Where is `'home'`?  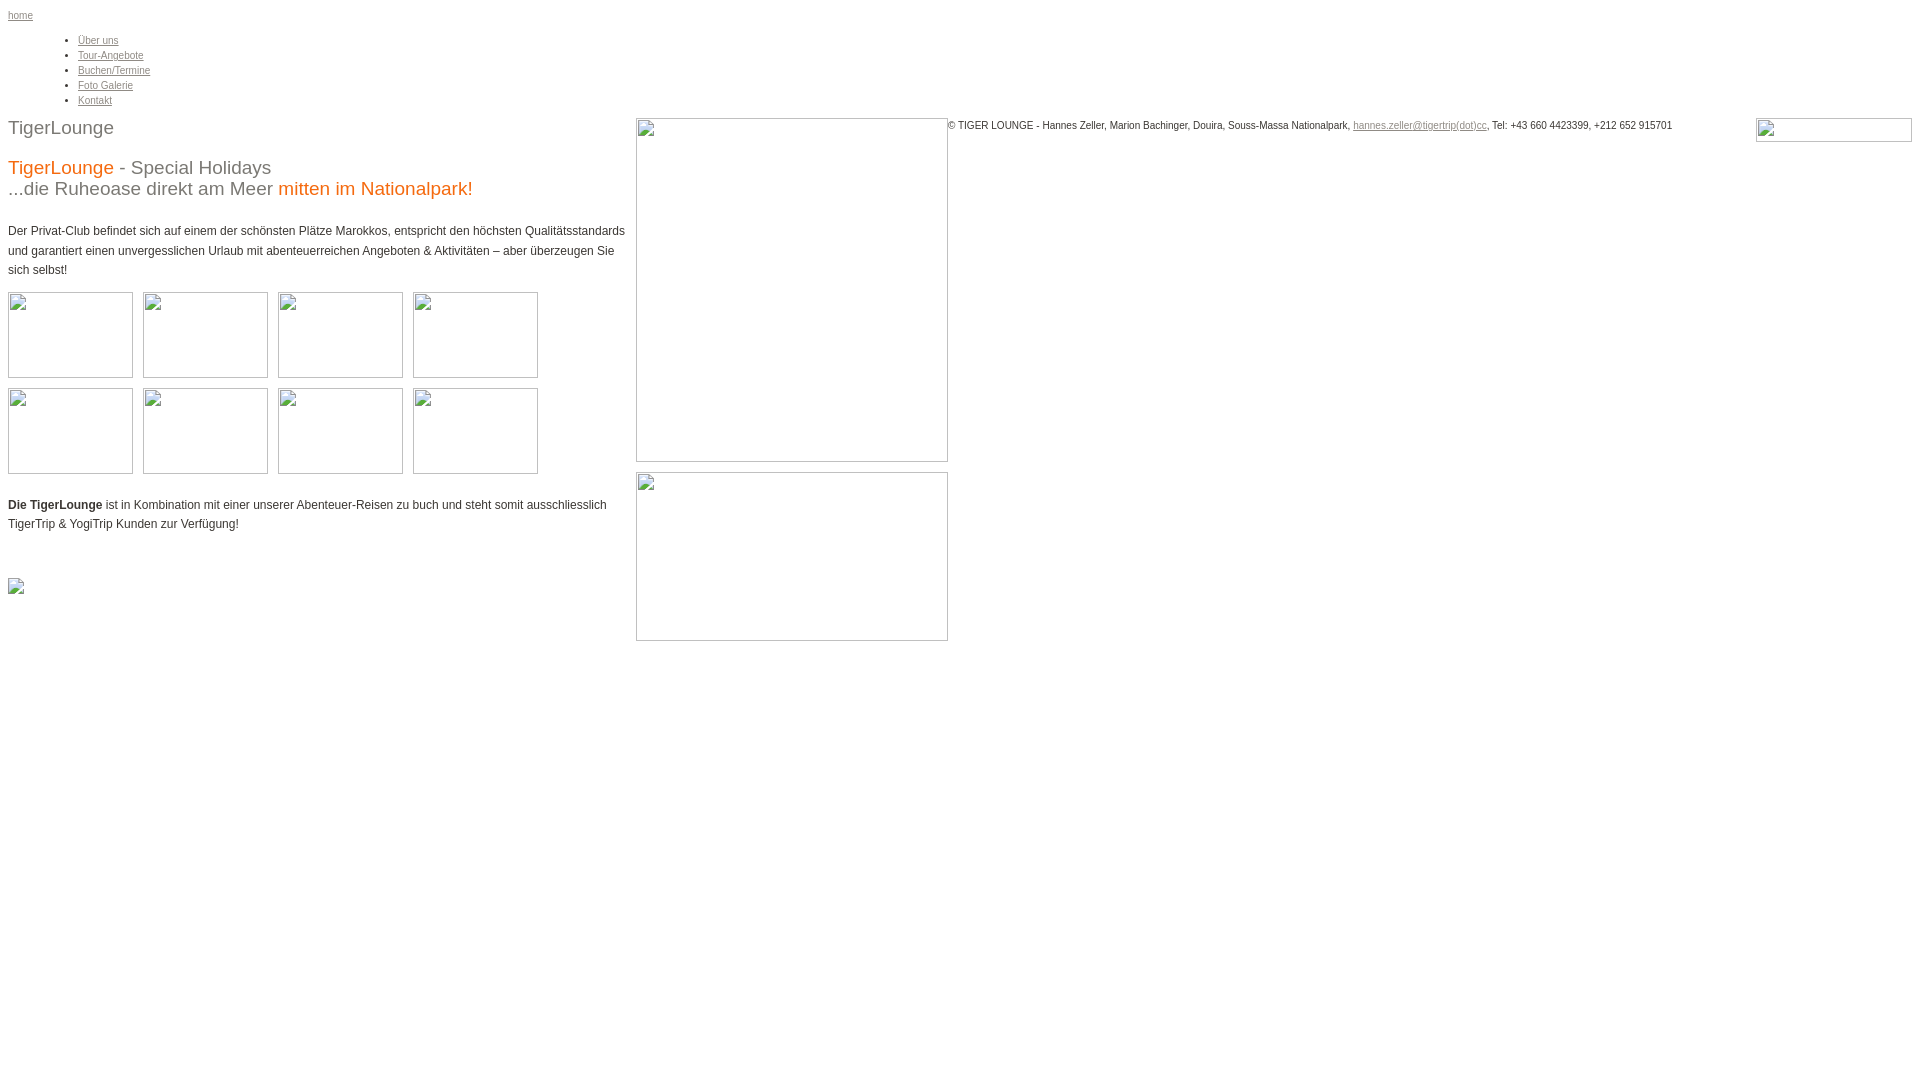 'home' is located at coordinates (8, 15).